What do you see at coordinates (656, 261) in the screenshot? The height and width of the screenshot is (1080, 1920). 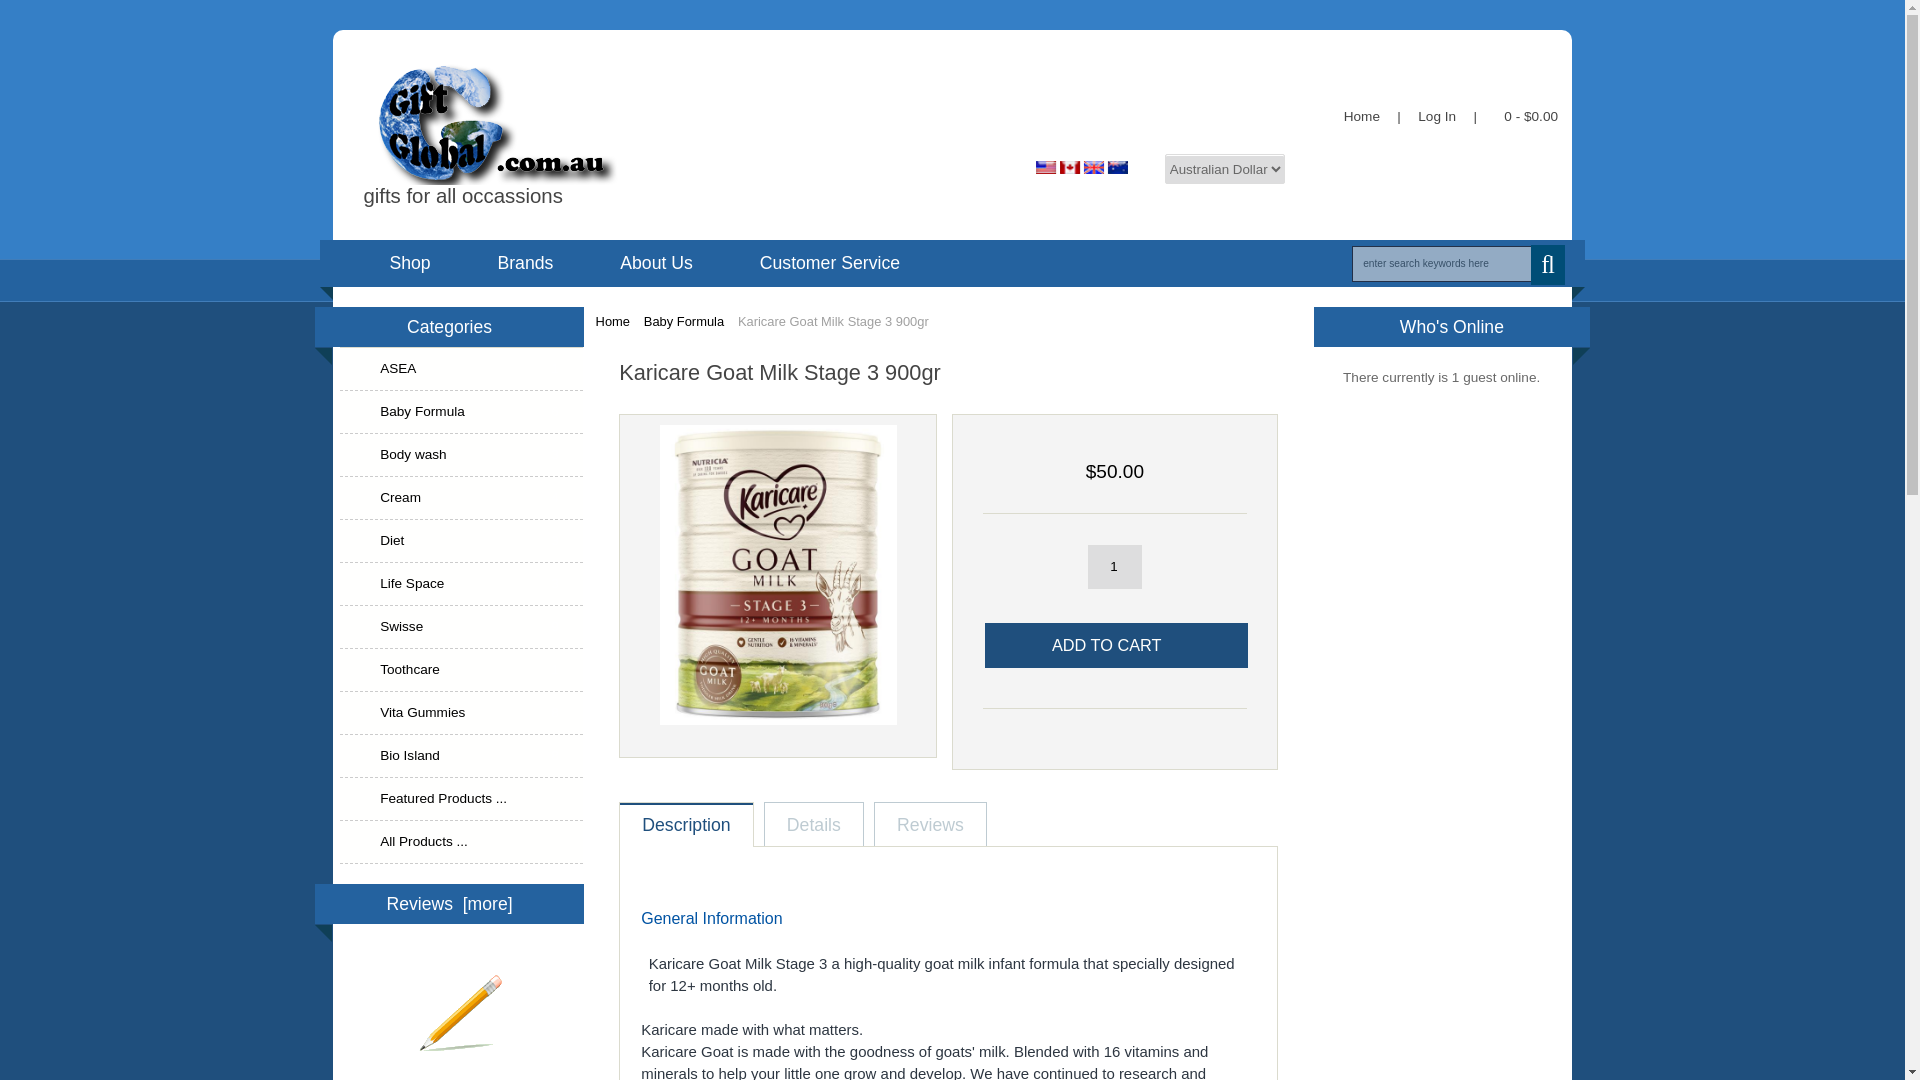 I see `'About Us'` at bounding box center [656, 261].